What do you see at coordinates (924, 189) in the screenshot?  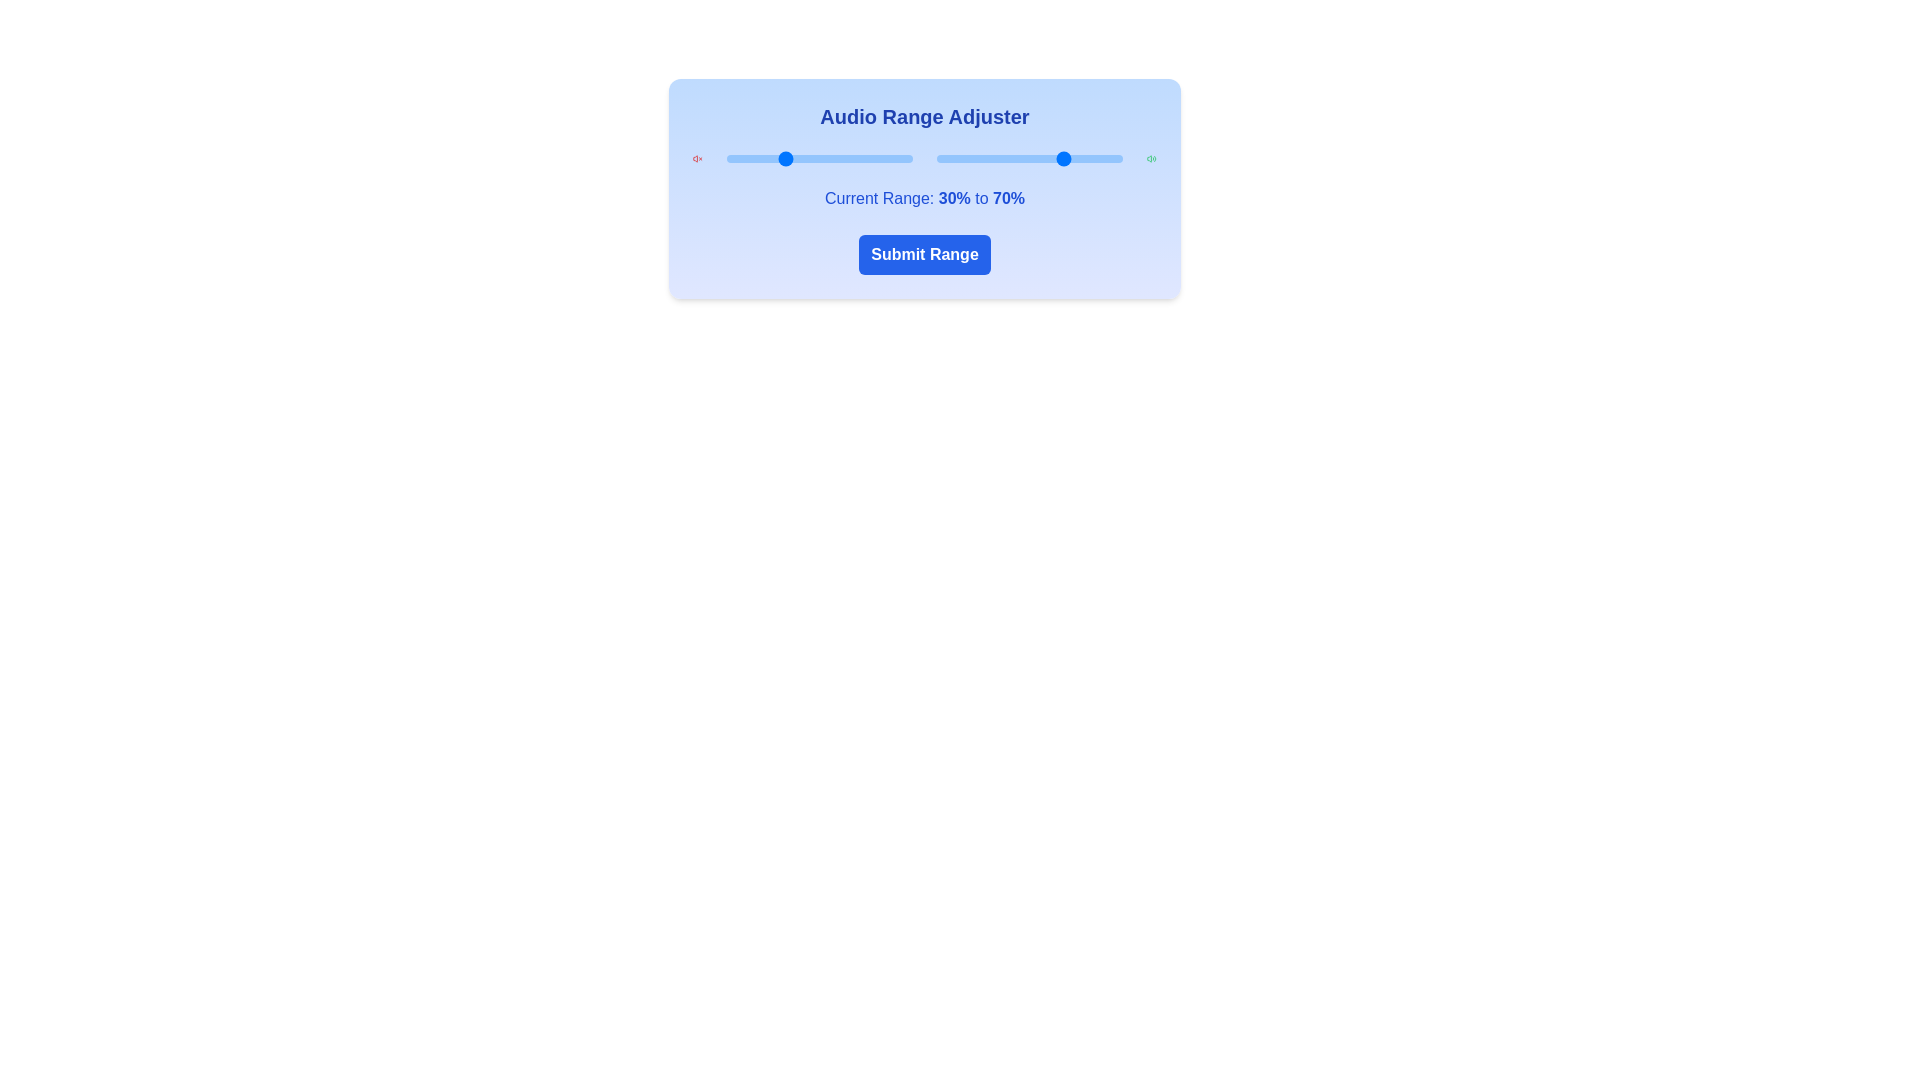 I see `the audio range adjustment component` at bounding box center [924, 189].